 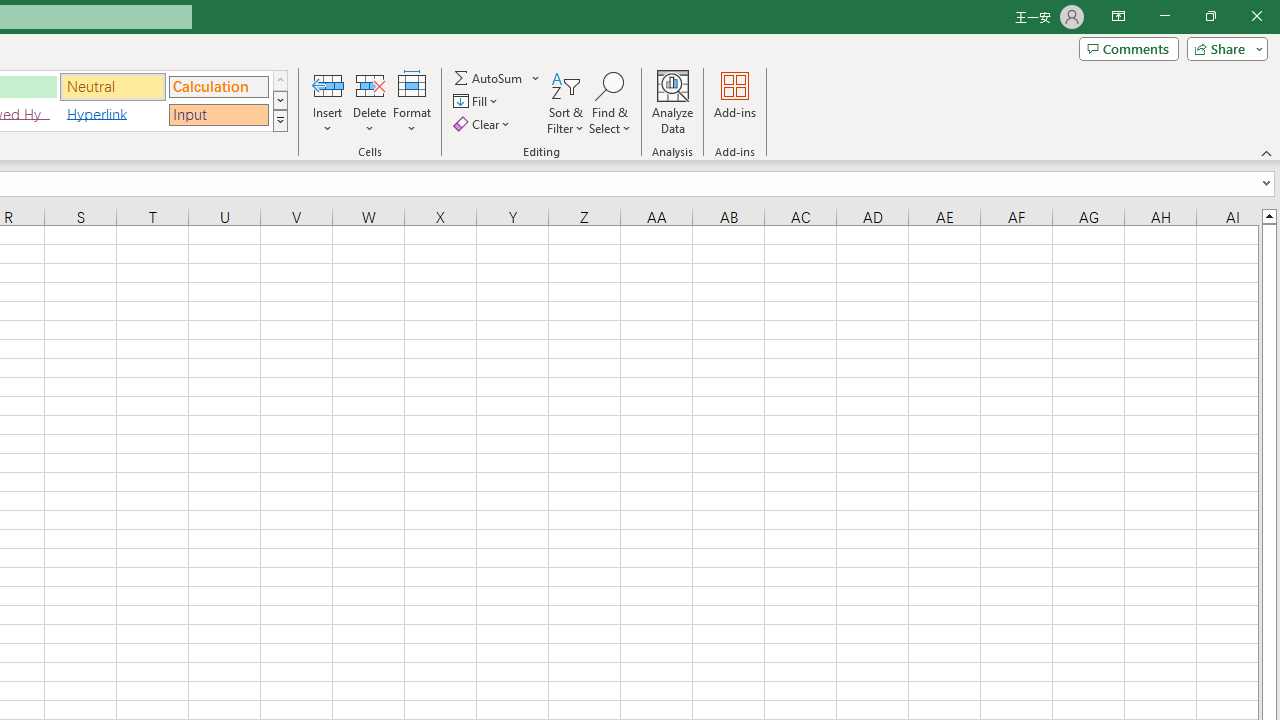 I want to click on 'Format', so click(x=411, y=103).